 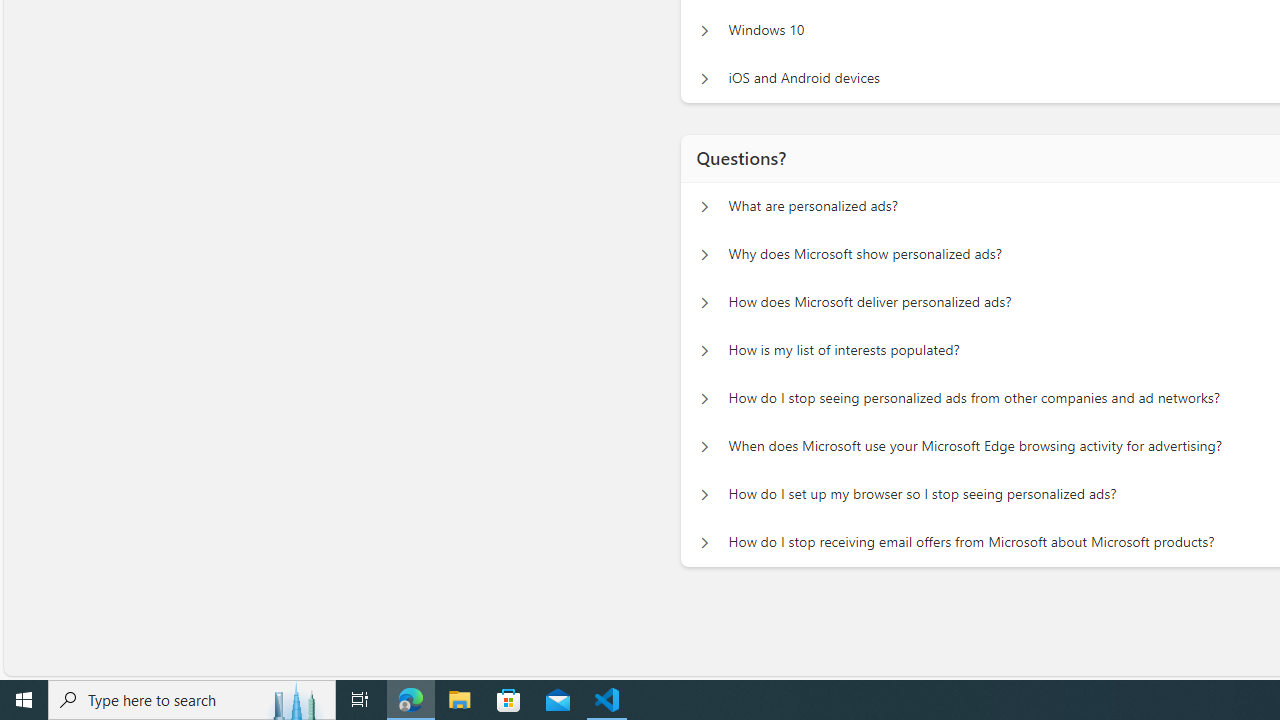 What do you see at coordinates (704, 303) in the screenshot?
I see `'Questions? How does Microsoft deliver personalized ads?'` at bounding box center [704, 303].